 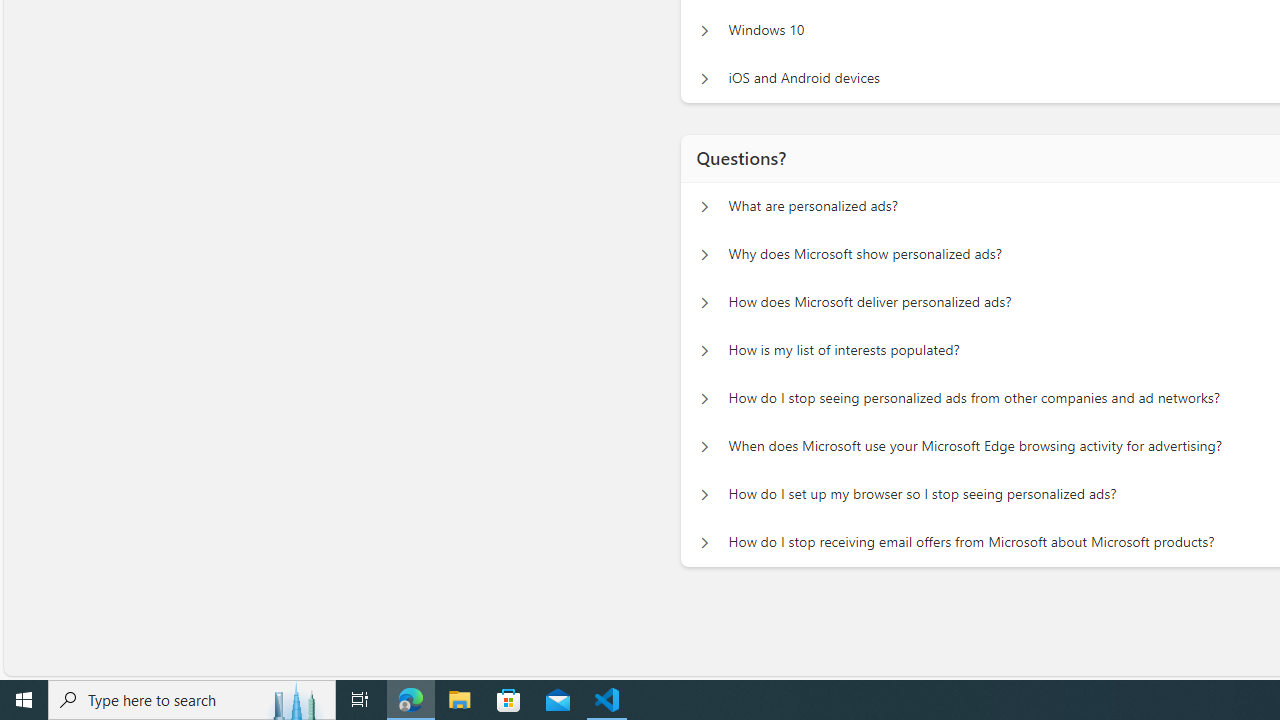 What do you see at coordinates (704, 303) in the screenshot?
I see `'Questions? How does Microsoft deliver personalized ads?'` at bounding box center [704, 303].